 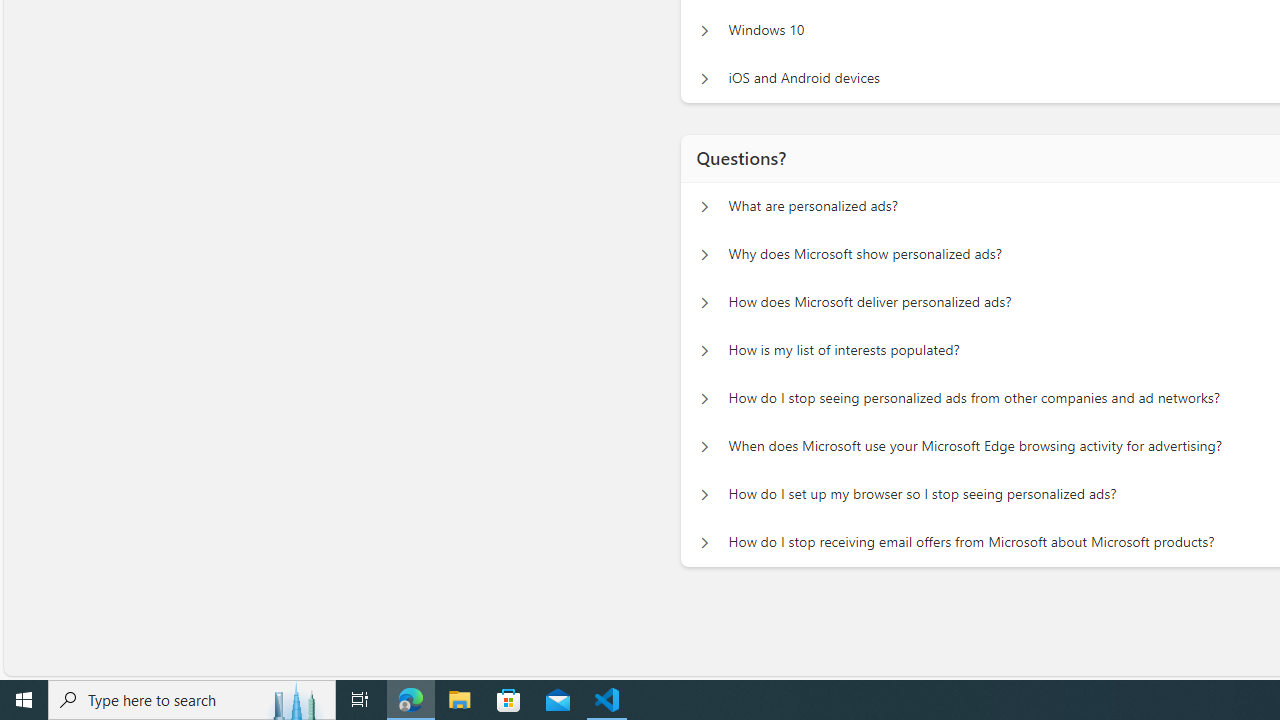 What do you see at coordinates (704, 303) in the screenshot?
I see `'Questions? How does Microsoft deliver personalized ads?'` at bounding box center [704, 303].